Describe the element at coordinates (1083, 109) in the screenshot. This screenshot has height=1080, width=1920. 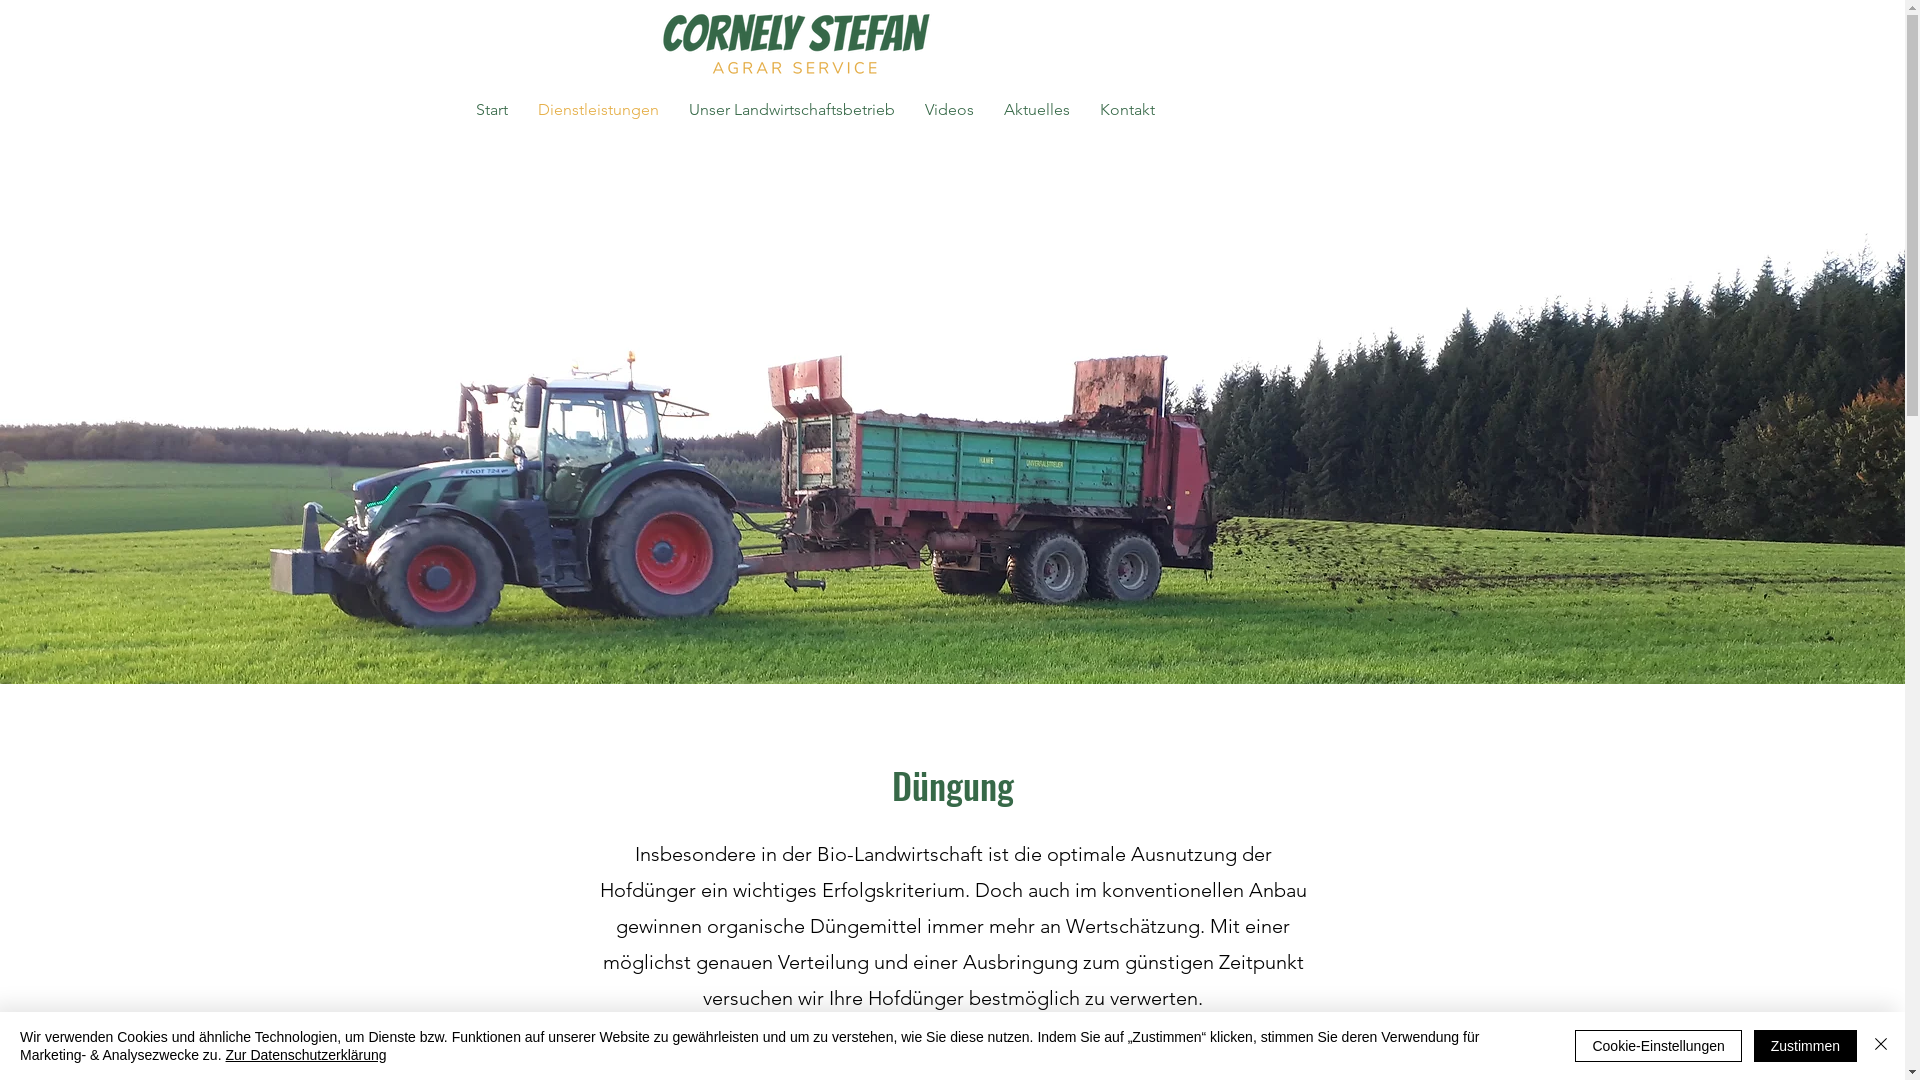
I see `'Kontakt'` at that location.